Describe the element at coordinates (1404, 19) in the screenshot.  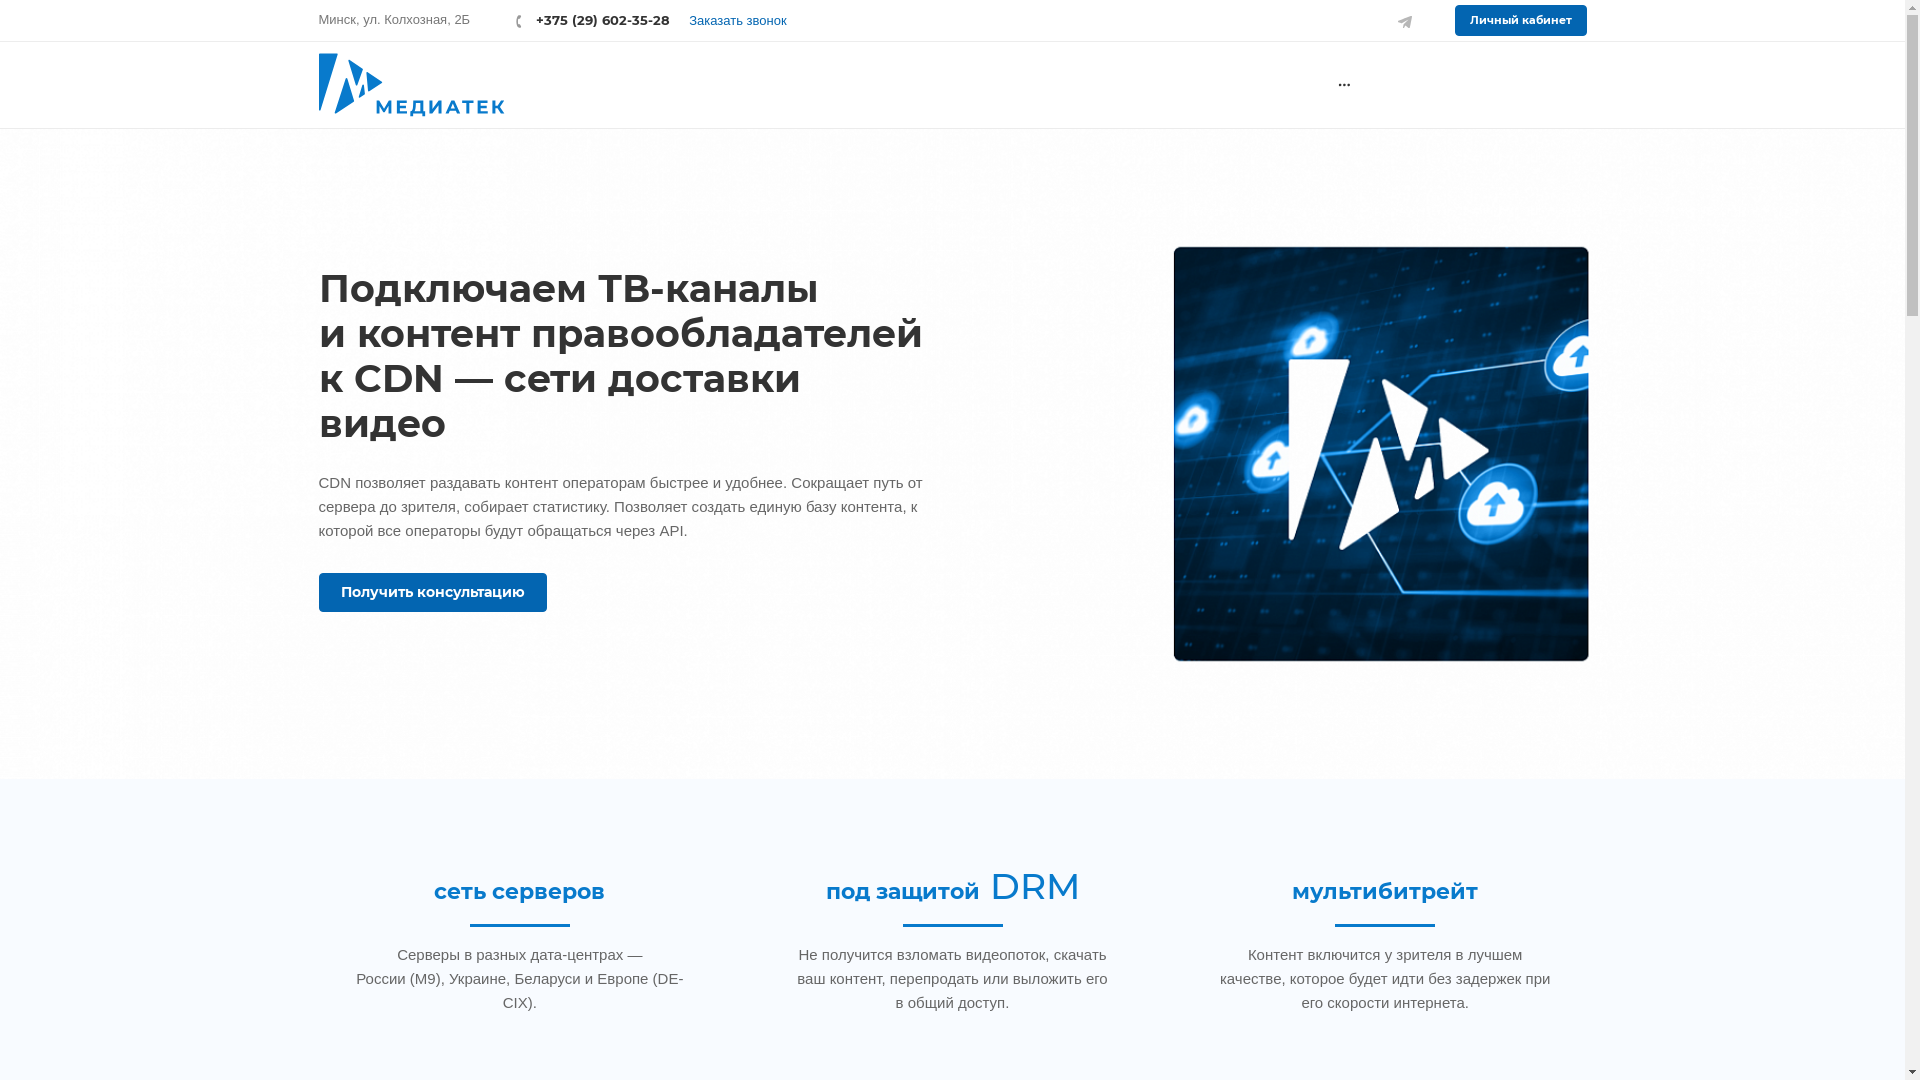
I see `'Telegram'` at that location.